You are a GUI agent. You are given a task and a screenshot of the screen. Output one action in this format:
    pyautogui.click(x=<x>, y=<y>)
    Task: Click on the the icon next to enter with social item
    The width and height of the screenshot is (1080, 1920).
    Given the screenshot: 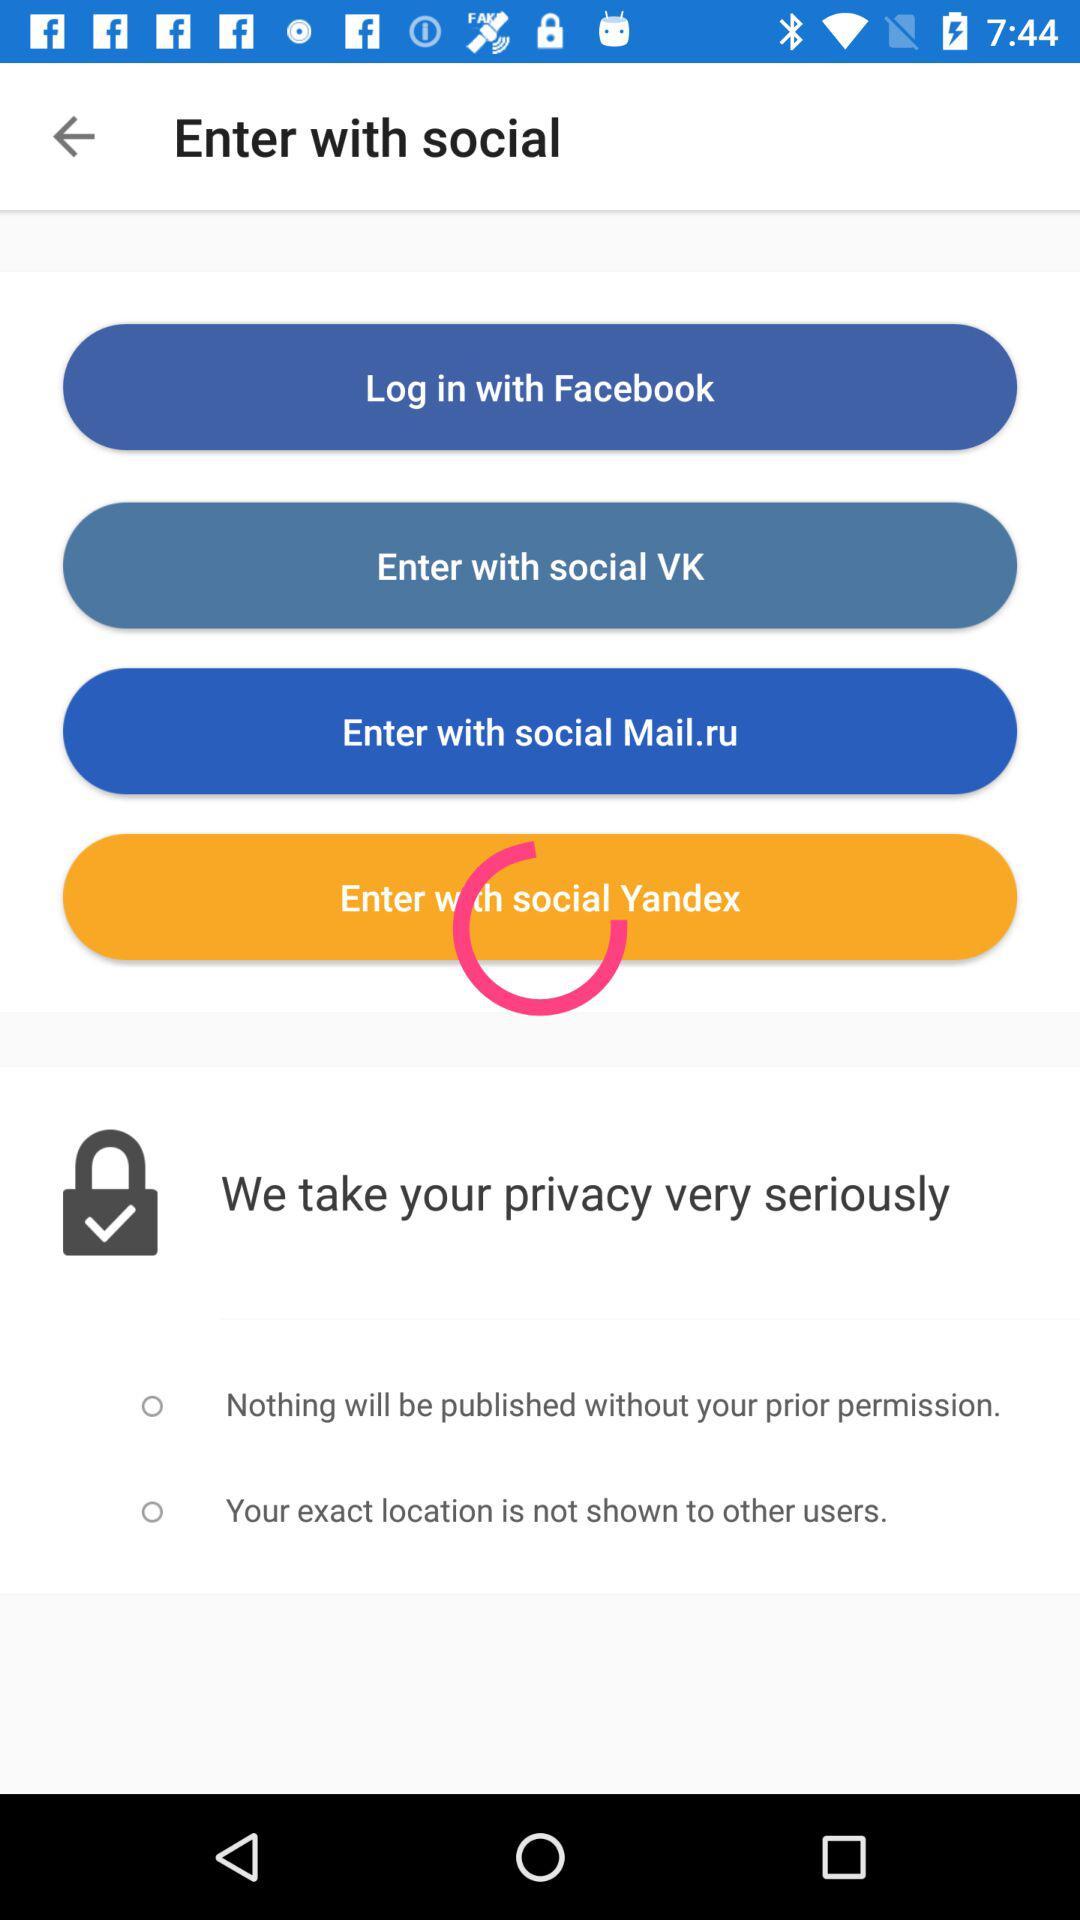 What is the action you would take?
    pyautogui.click(x=72, y=135)
    